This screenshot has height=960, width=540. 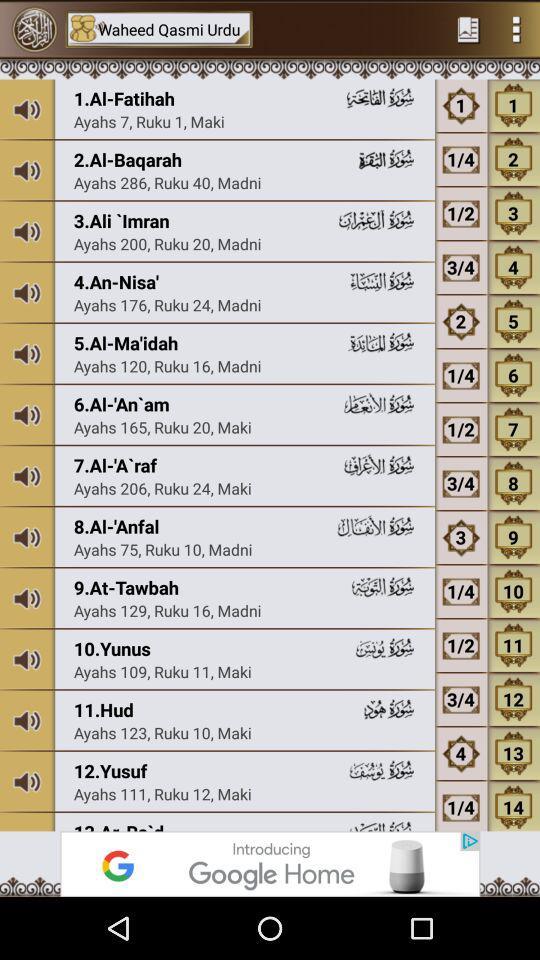 What do you see at coordinates (516, 30) in the screenshot?
I see `the more icon` at bounding box center [516, 30].